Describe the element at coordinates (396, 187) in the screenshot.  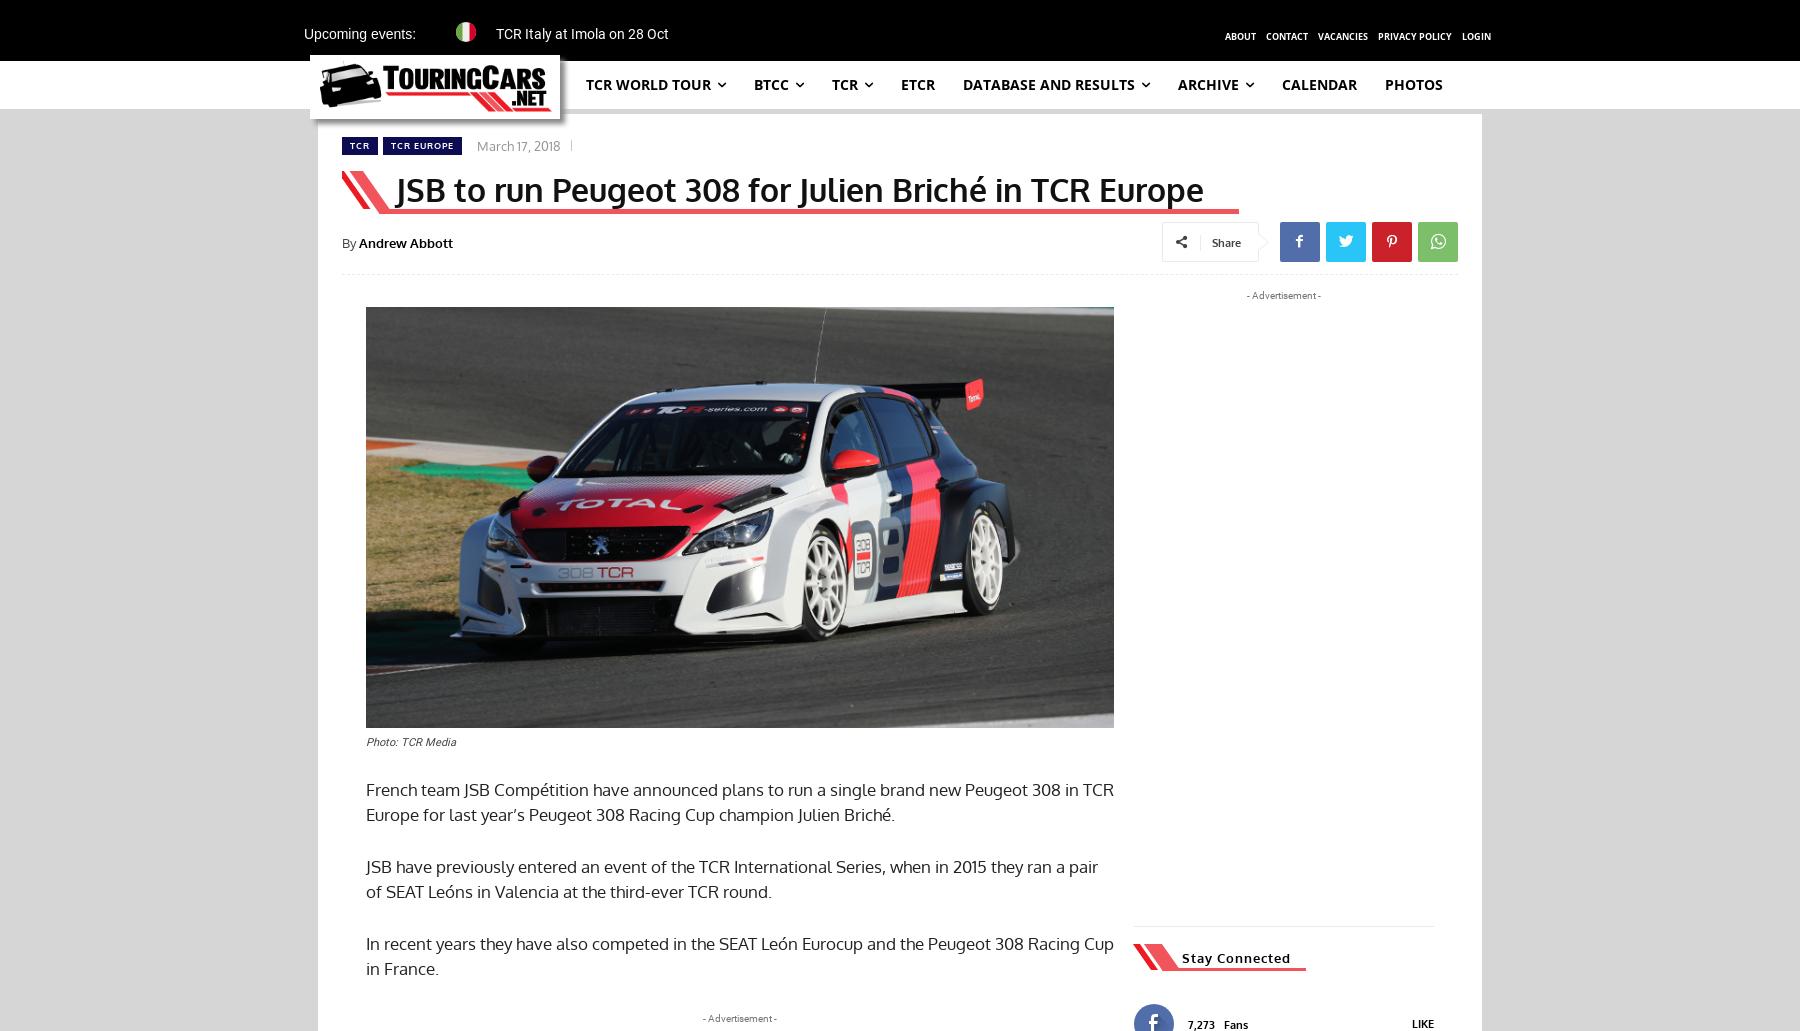
I see `'JSB to run Peugeot 308 for Julien Briché in TCR Europe'` at that location.